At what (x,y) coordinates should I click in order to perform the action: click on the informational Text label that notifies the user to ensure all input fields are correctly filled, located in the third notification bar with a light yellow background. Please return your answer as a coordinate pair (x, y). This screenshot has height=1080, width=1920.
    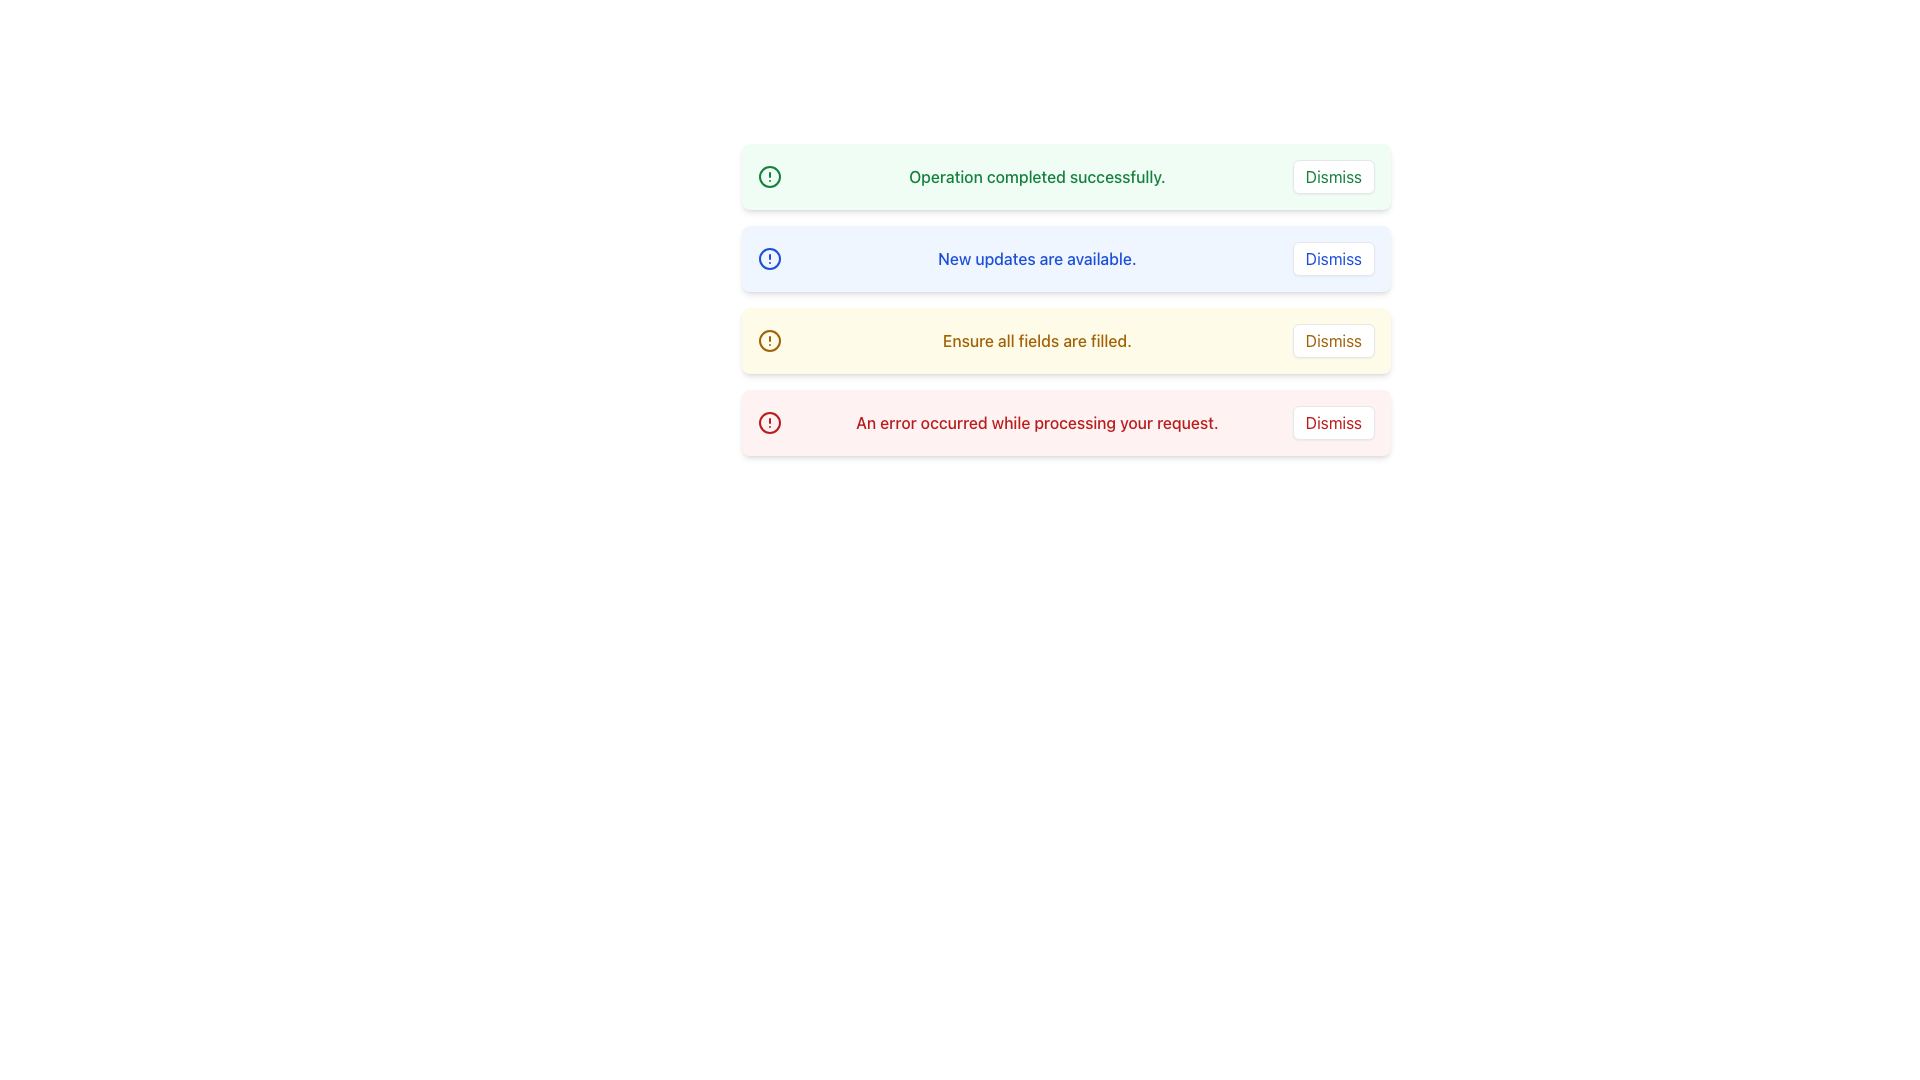
    Looking at the image, I should click on (1037, 339).